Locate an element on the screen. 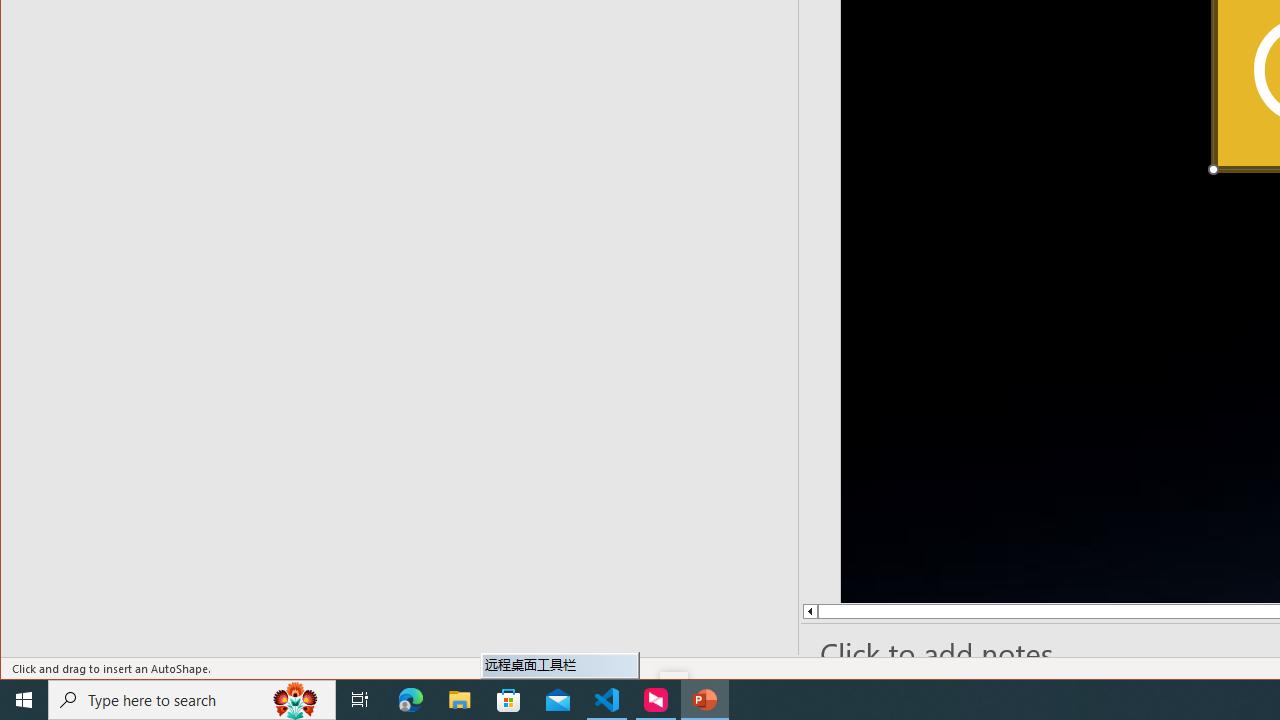 The height and width of the screenshot is (720, 1280). 'Microsoft Edge' is located at coordinates (410, 698).